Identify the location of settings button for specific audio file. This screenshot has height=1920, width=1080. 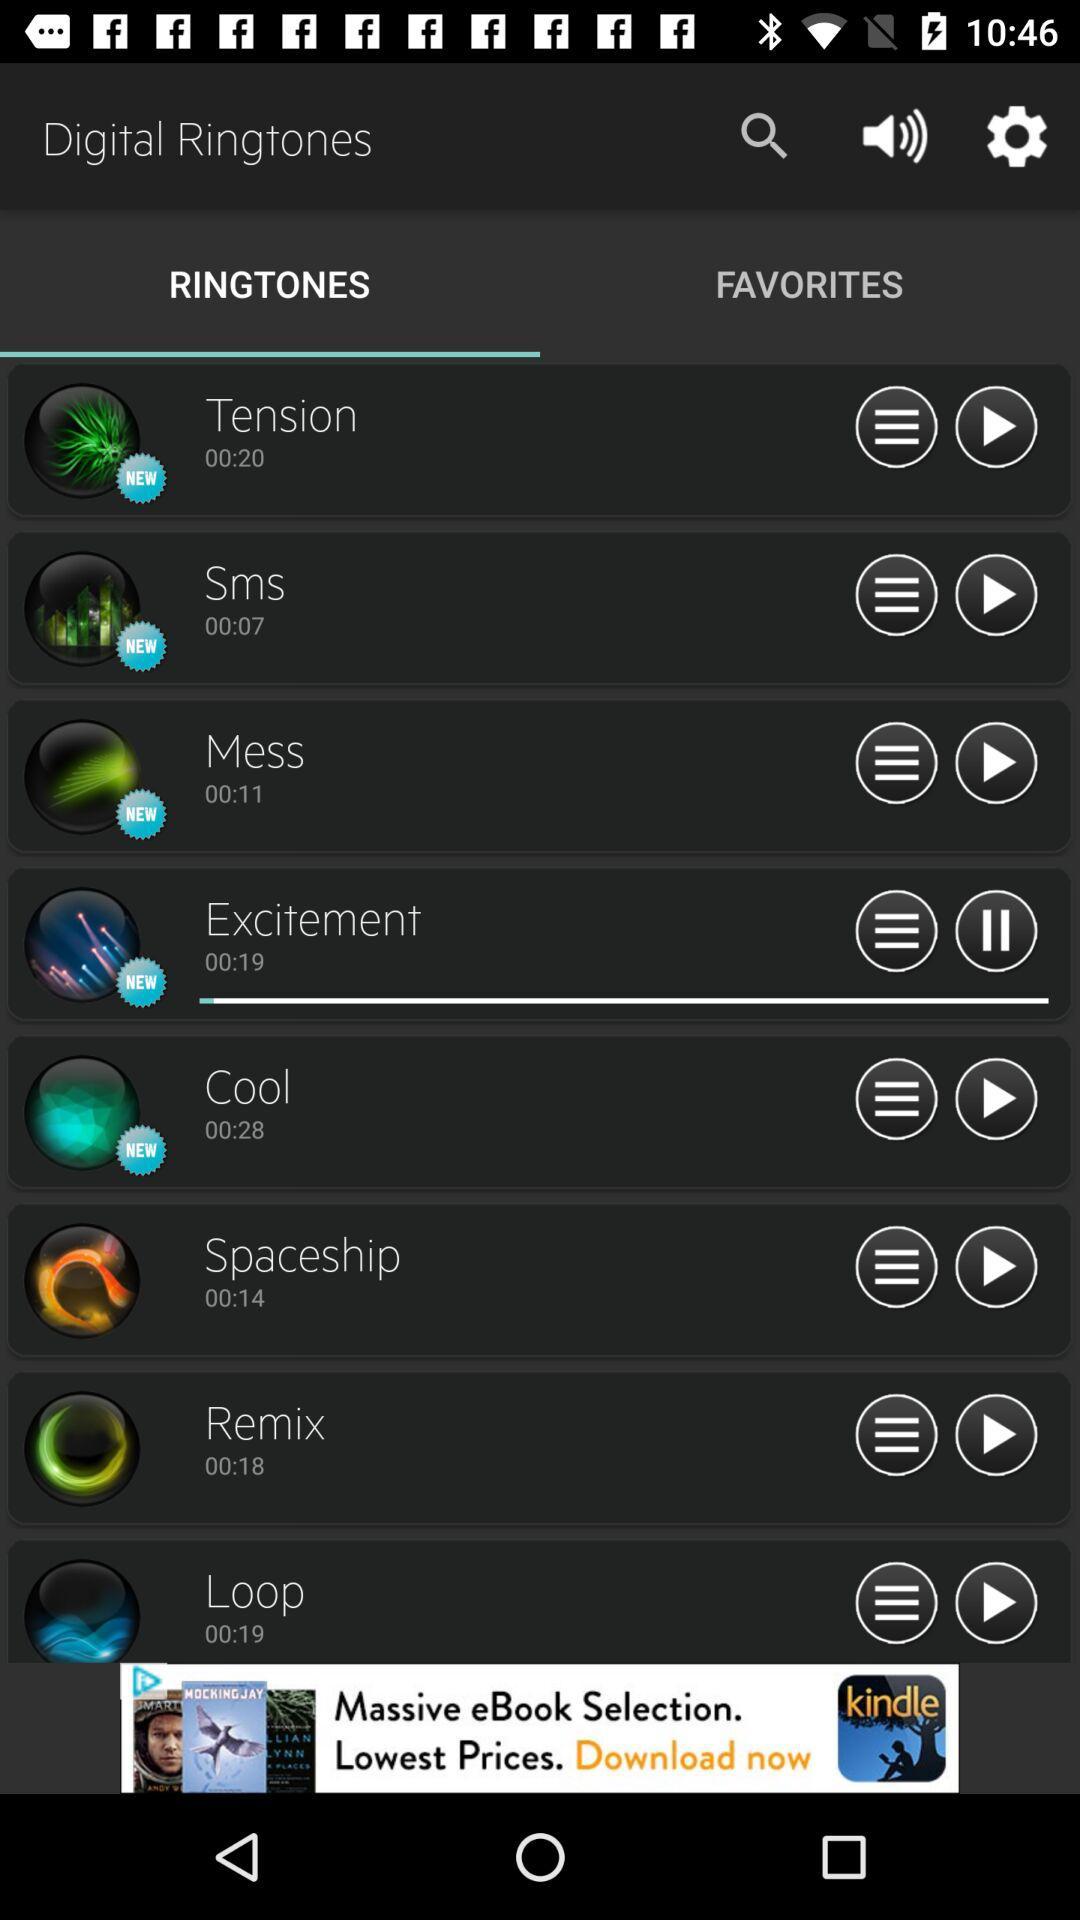
(895, 763).